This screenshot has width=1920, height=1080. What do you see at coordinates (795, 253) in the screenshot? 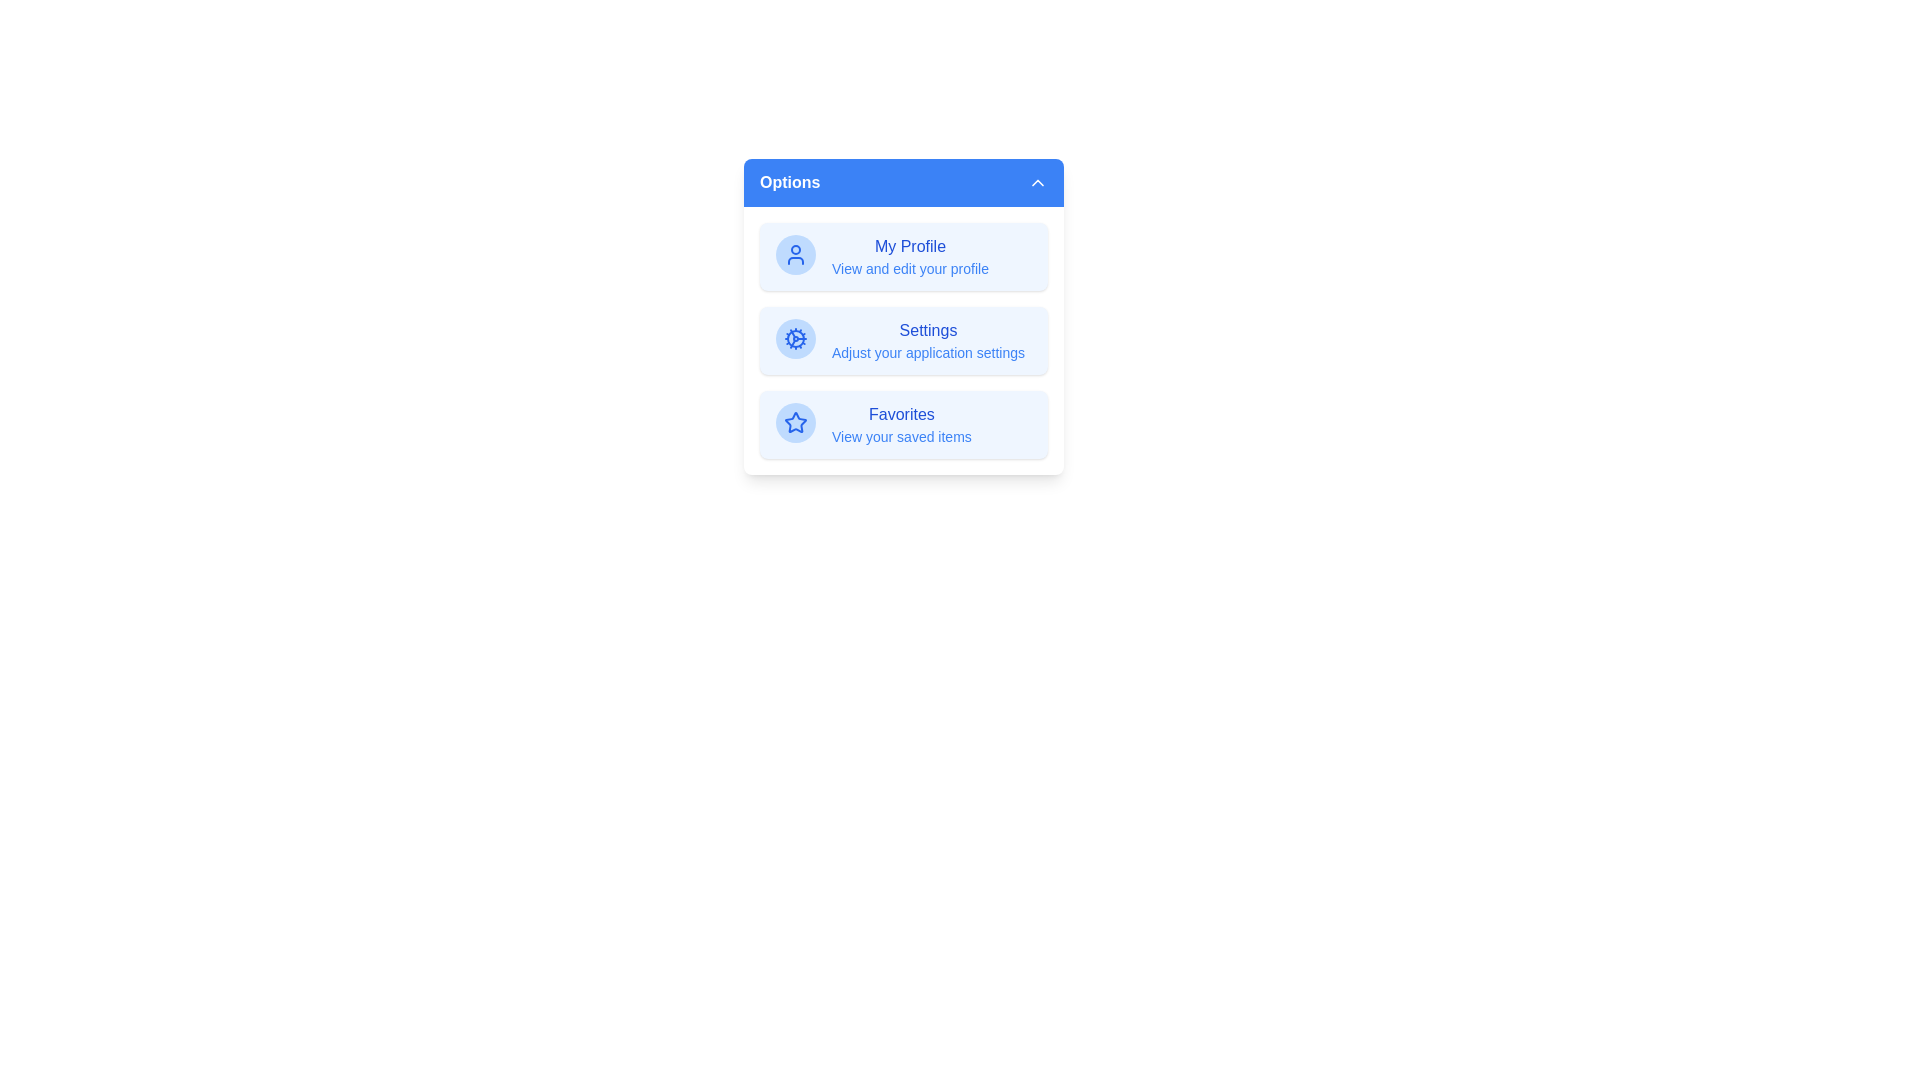
I see `the icon corresponding to the My Profile option` at bounding box center [795, 253].